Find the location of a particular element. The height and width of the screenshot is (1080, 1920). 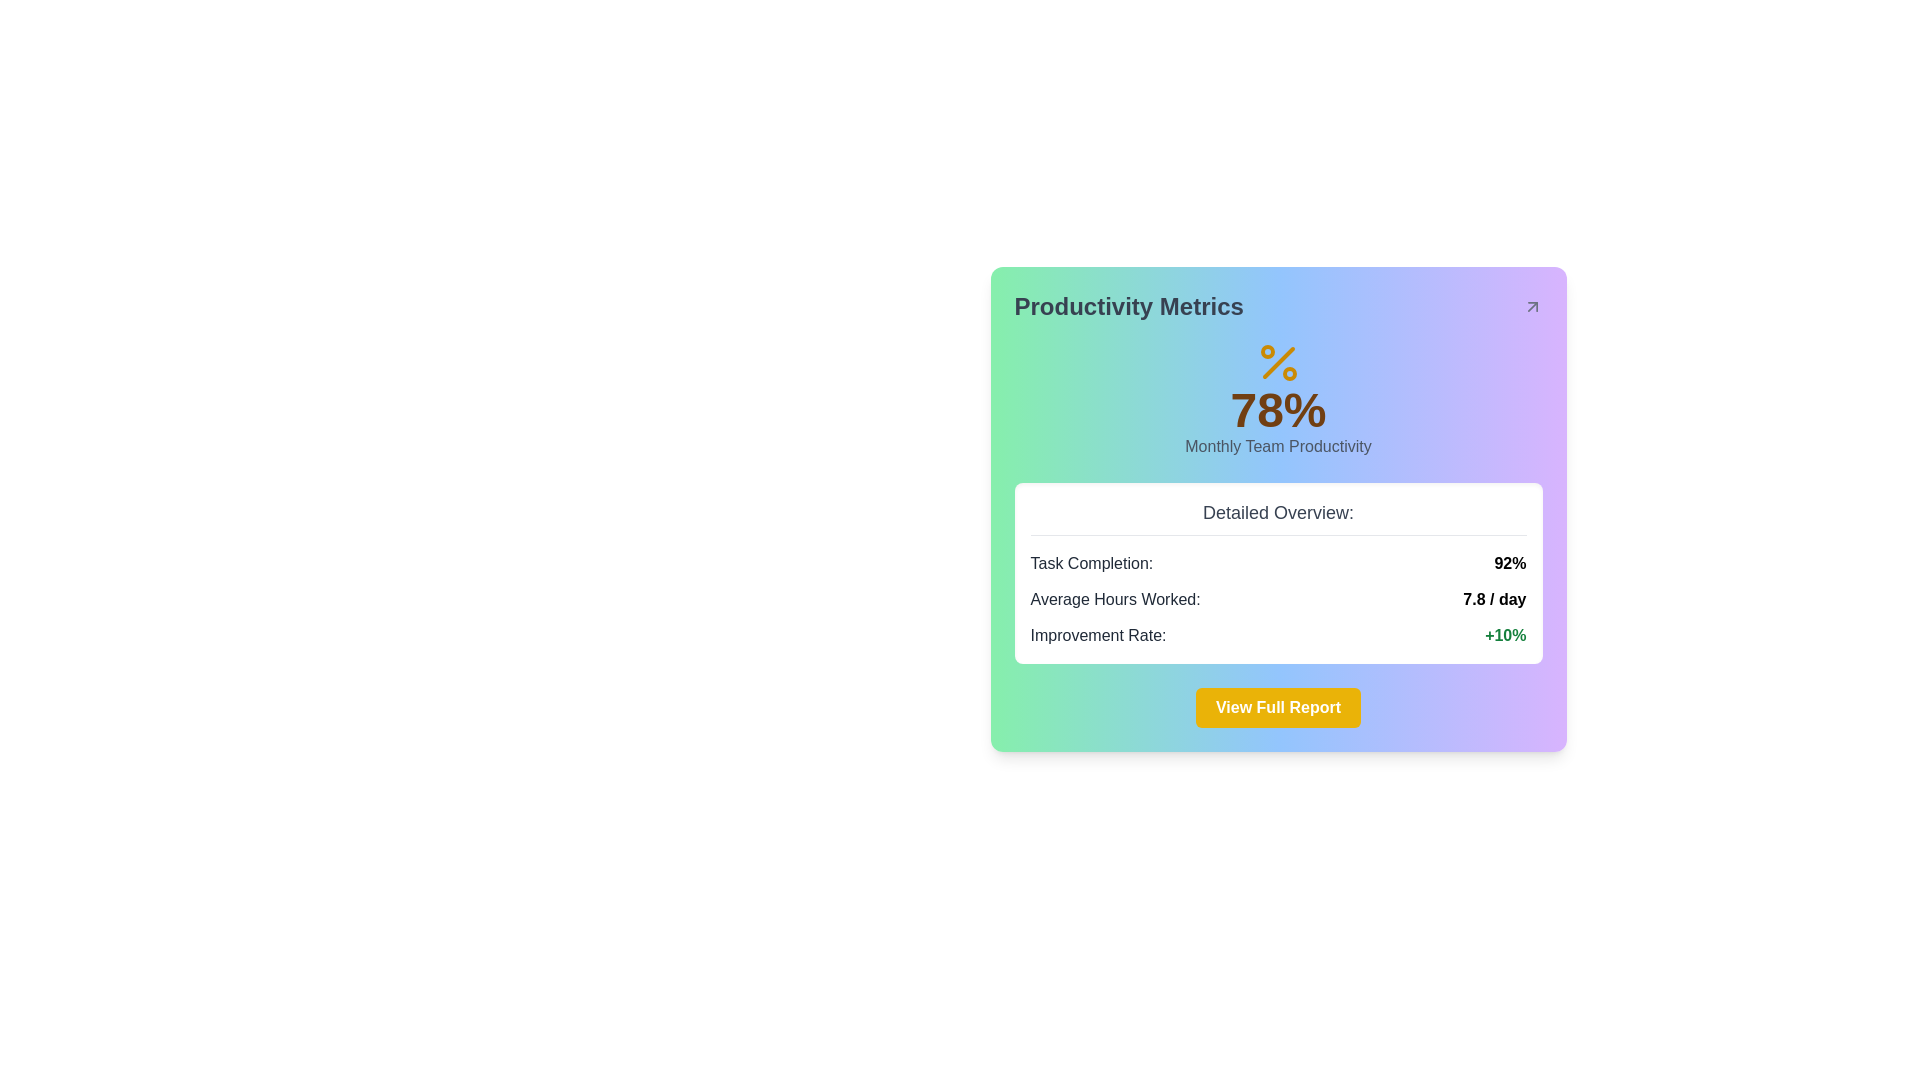

the Text Label that serves as the title for the section within the header of the card-like layout is located at coordinates (1129, 307).